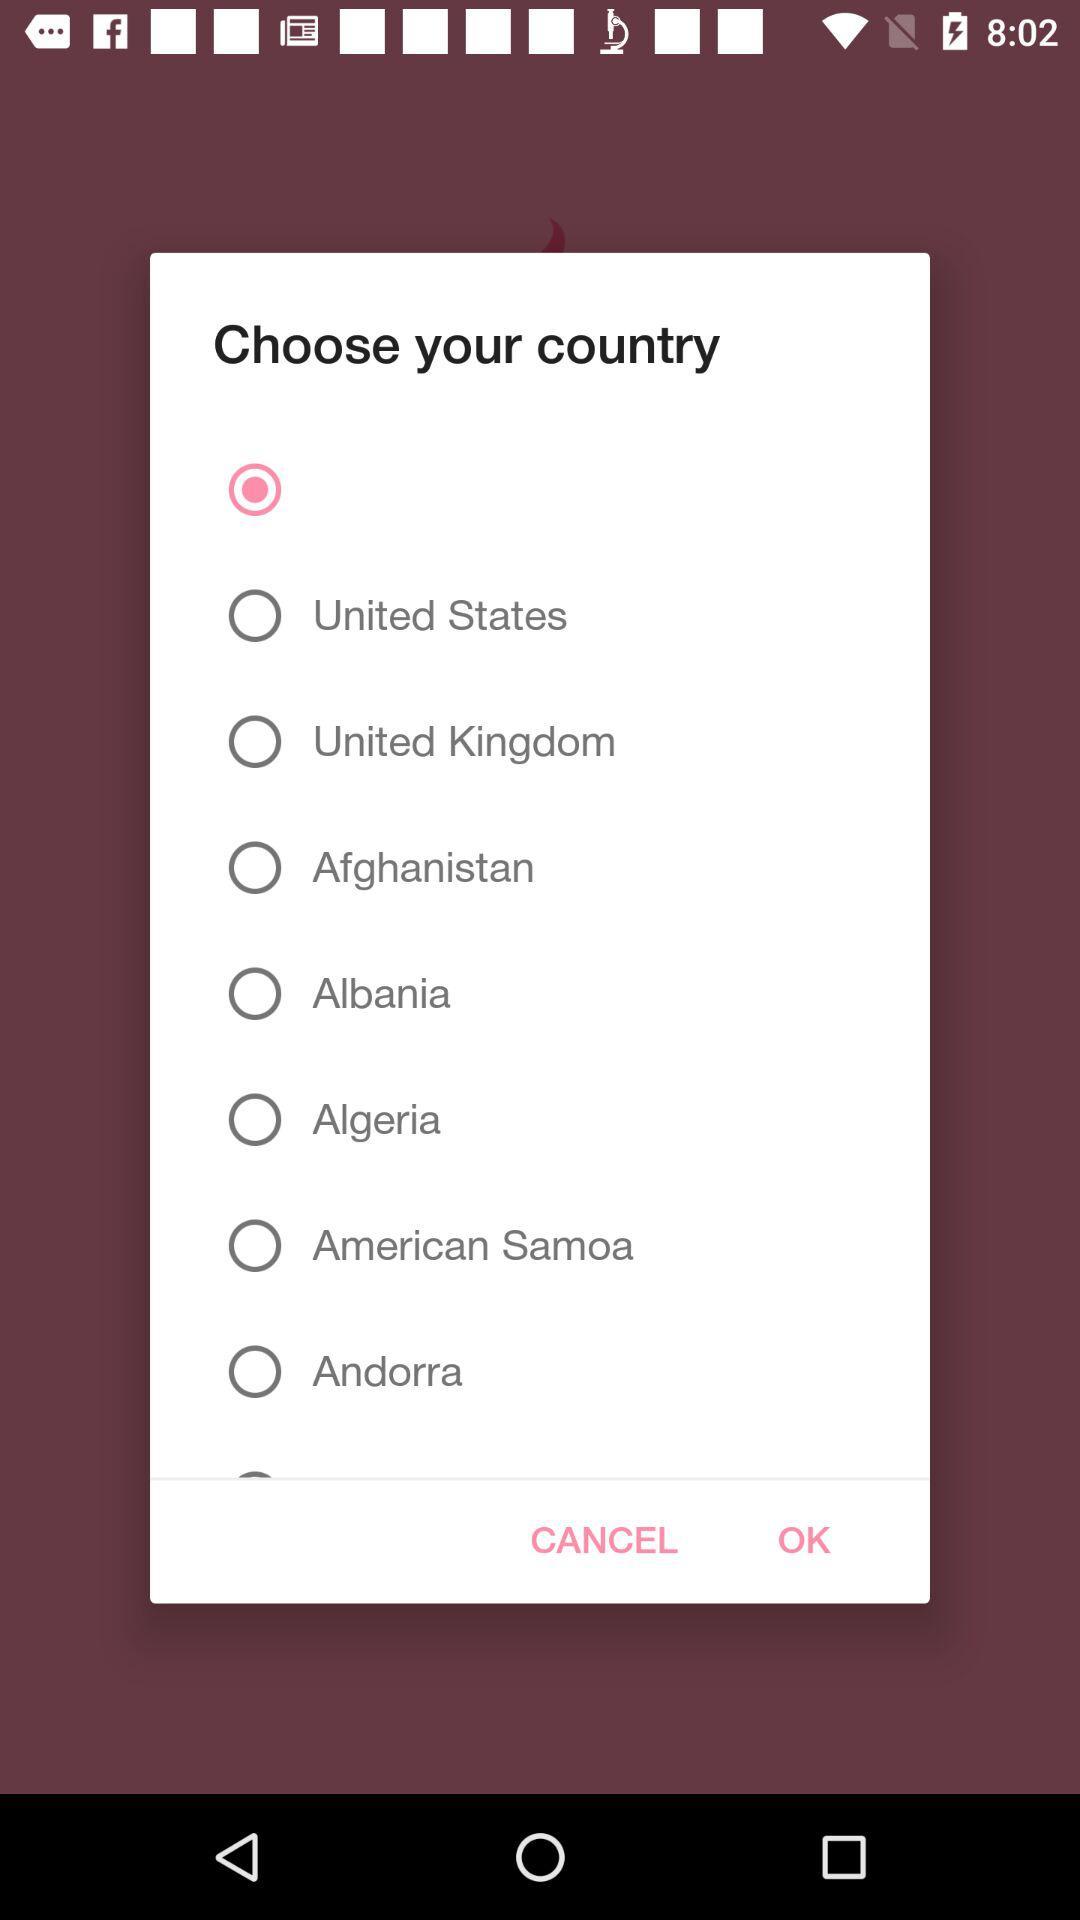 This screenshot has height=1920, width=1080. What do you see at coordinates (802, 1539) in the screenshot?
I see `ok item` at bounding box center [802, 1539].